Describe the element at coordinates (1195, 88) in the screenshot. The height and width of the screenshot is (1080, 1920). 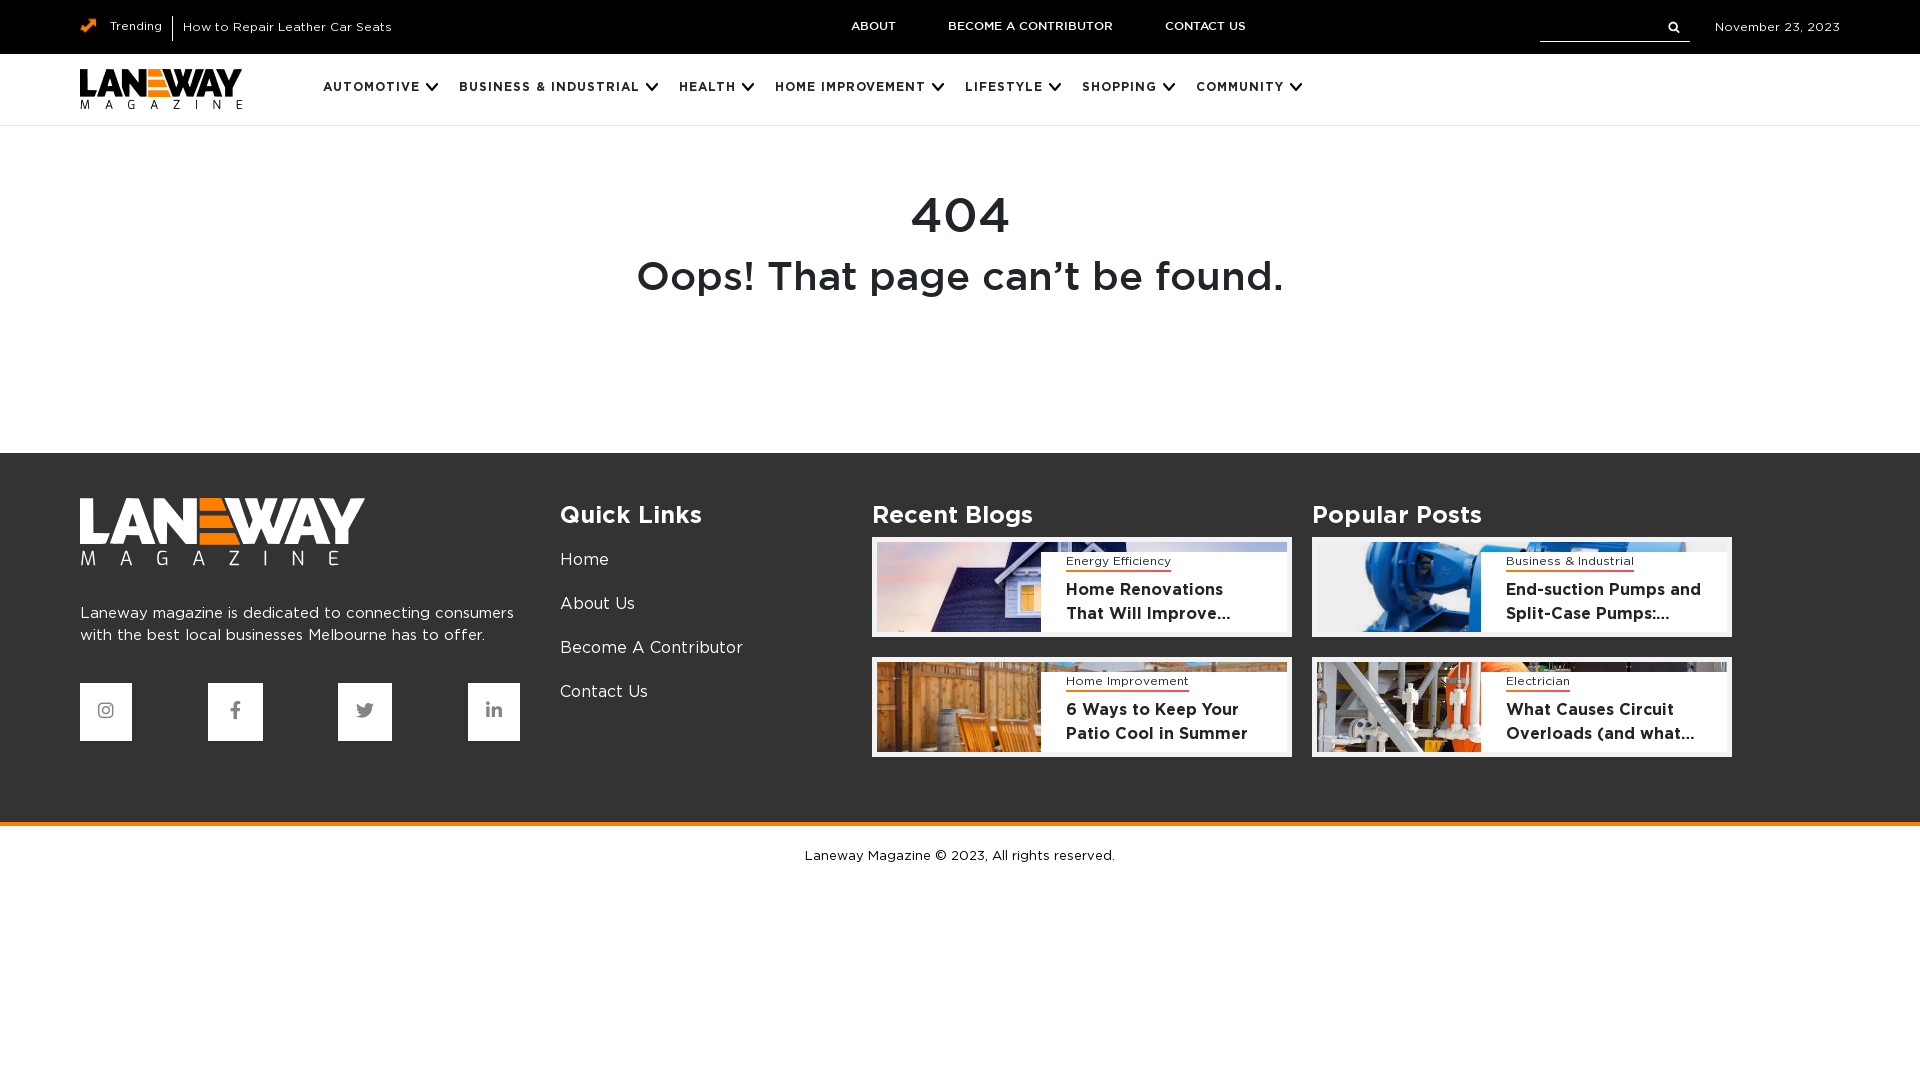
I see `'COMMUNITY'` at that location.